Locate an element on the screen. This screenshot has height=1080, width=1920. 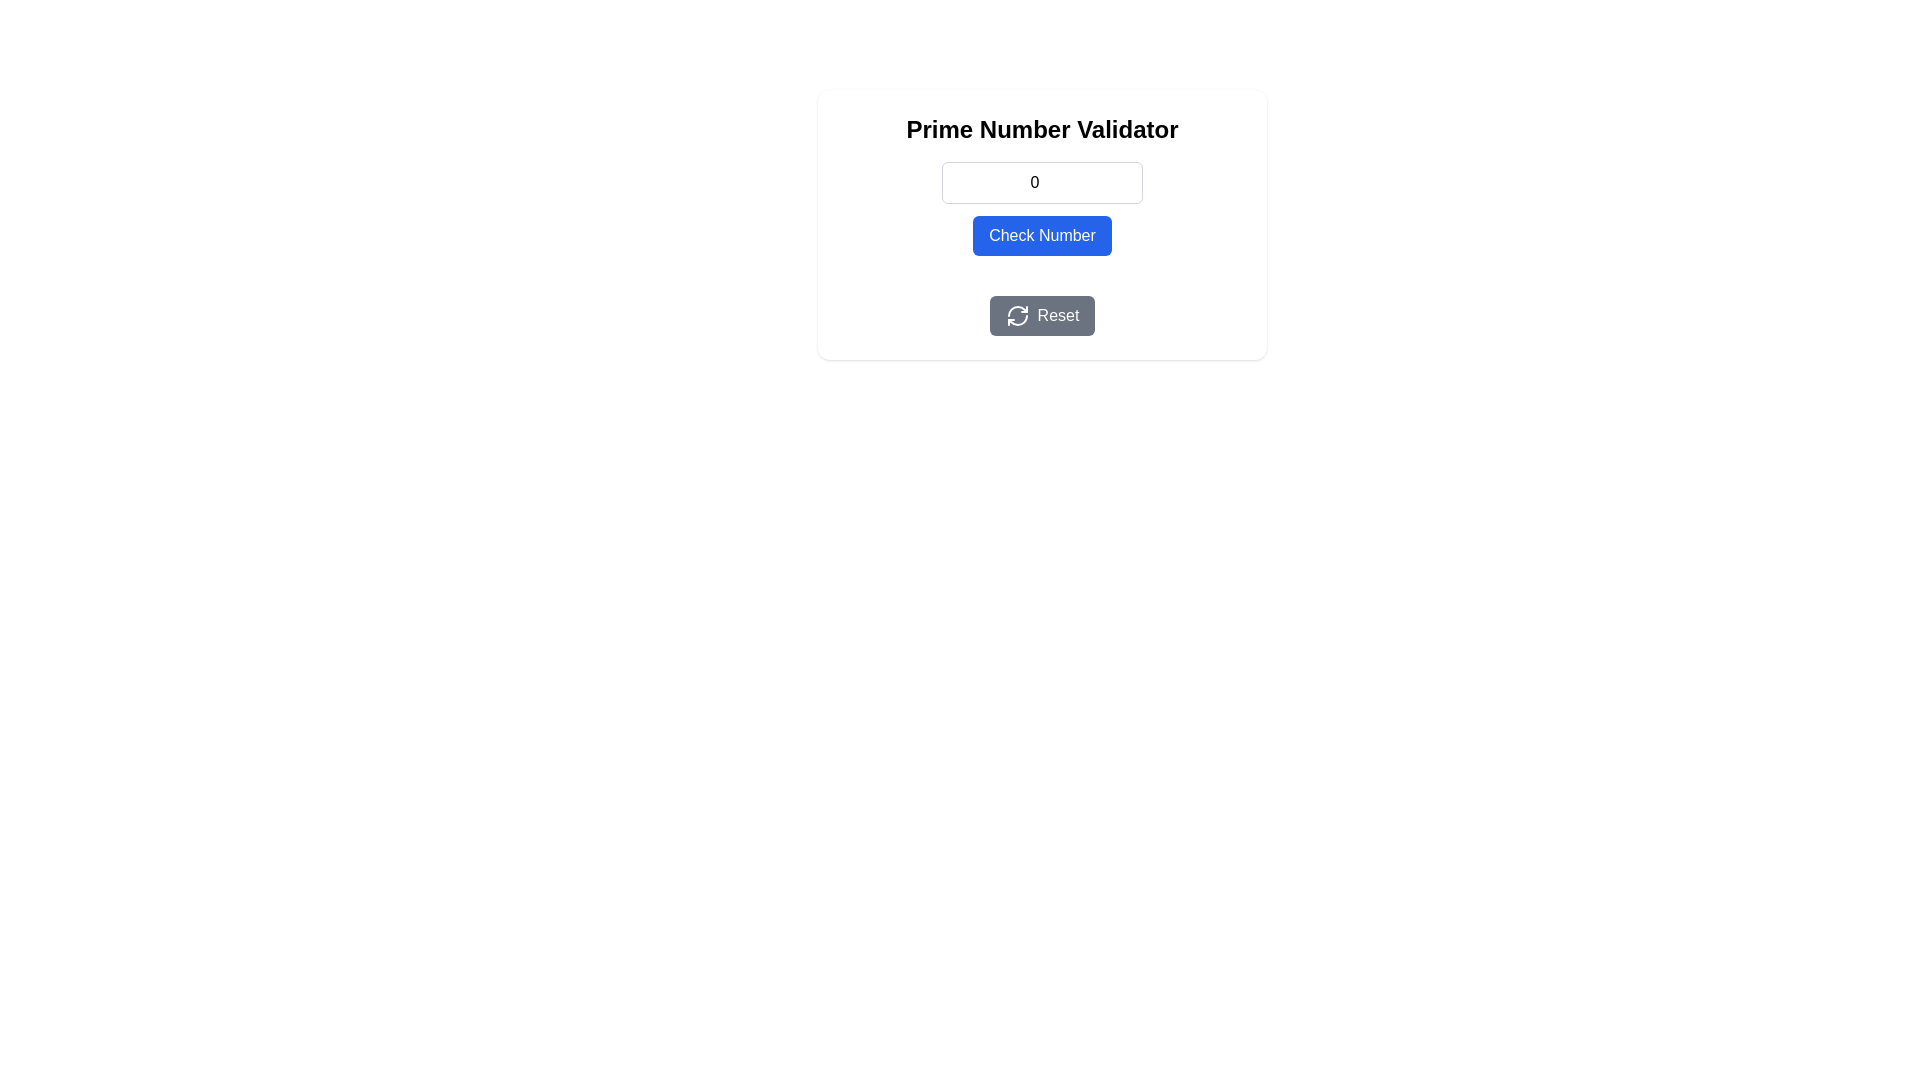
the Numeric Input Field to focus on it for inputting a numeric value is located at coordinates (1041, 182).